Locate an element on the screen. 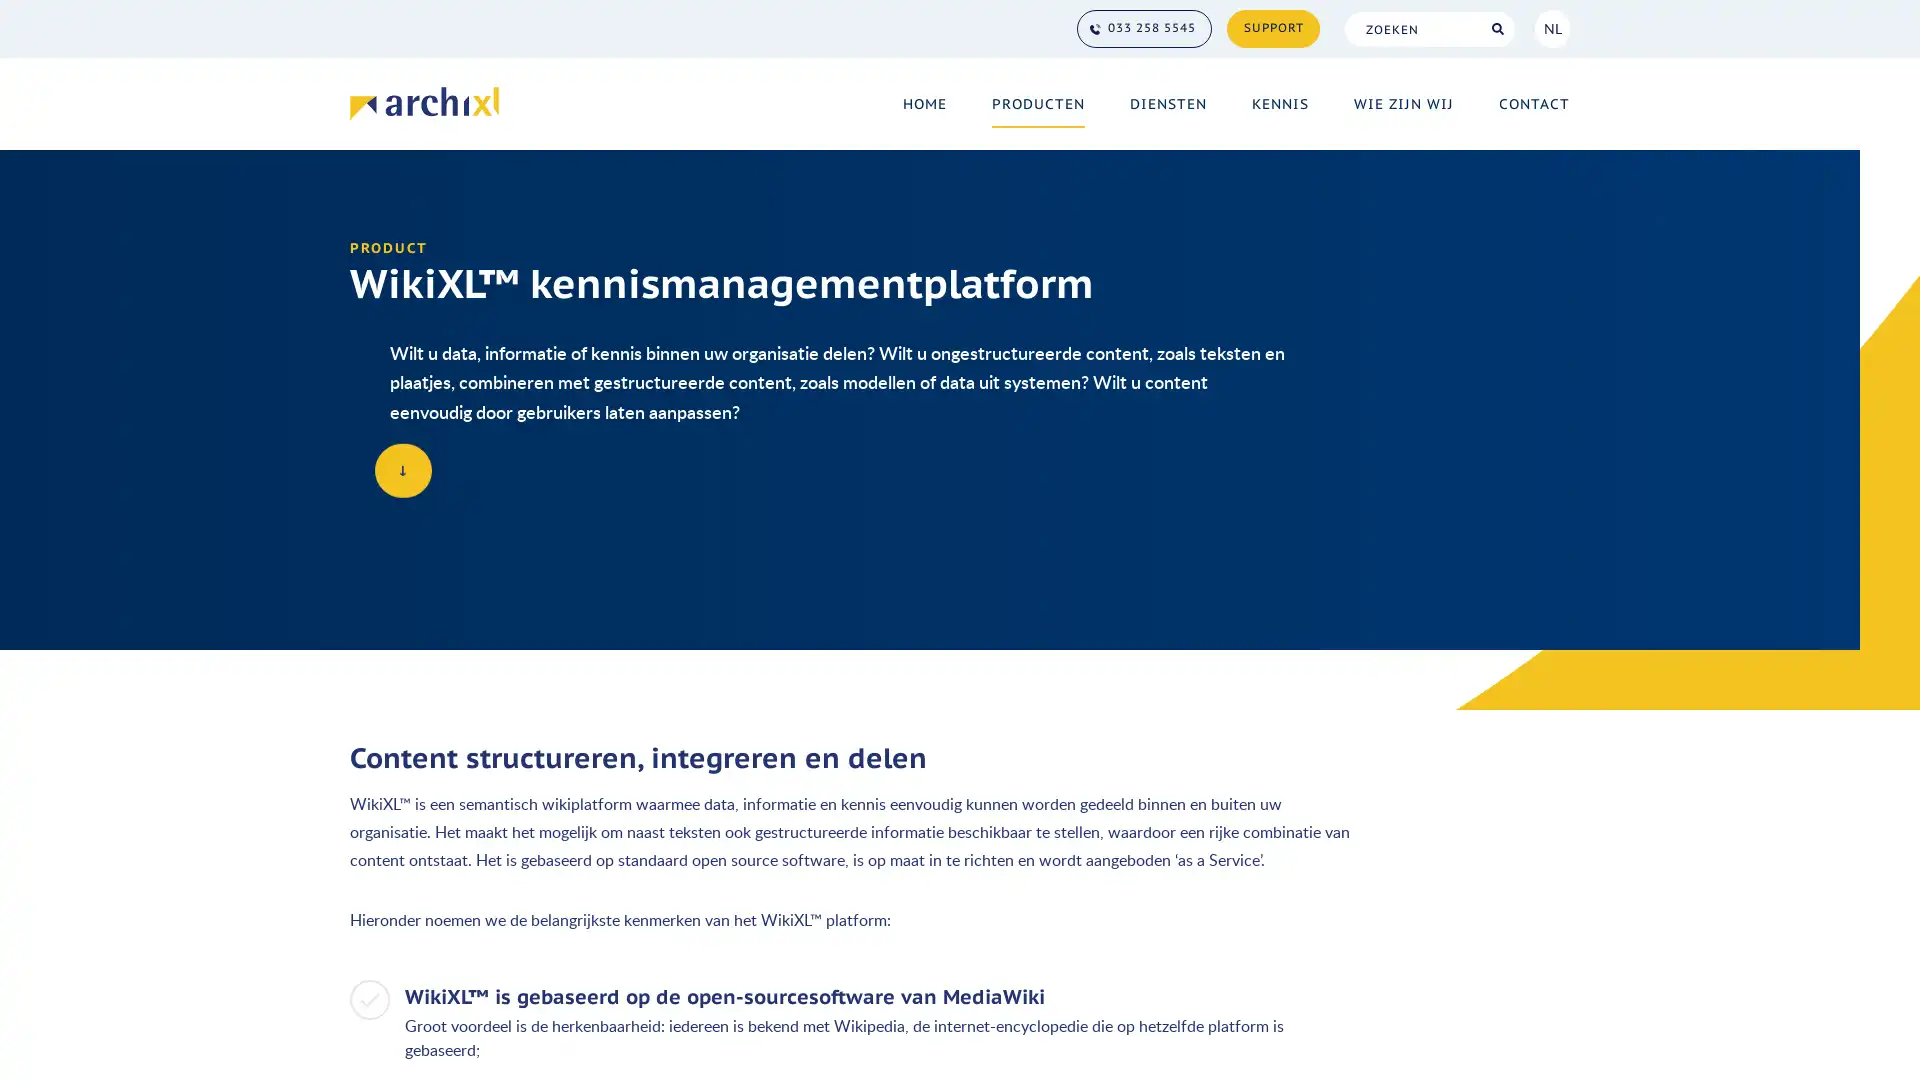 The image size is (1920, 1080). Search is located at coordinates (1497, 28).